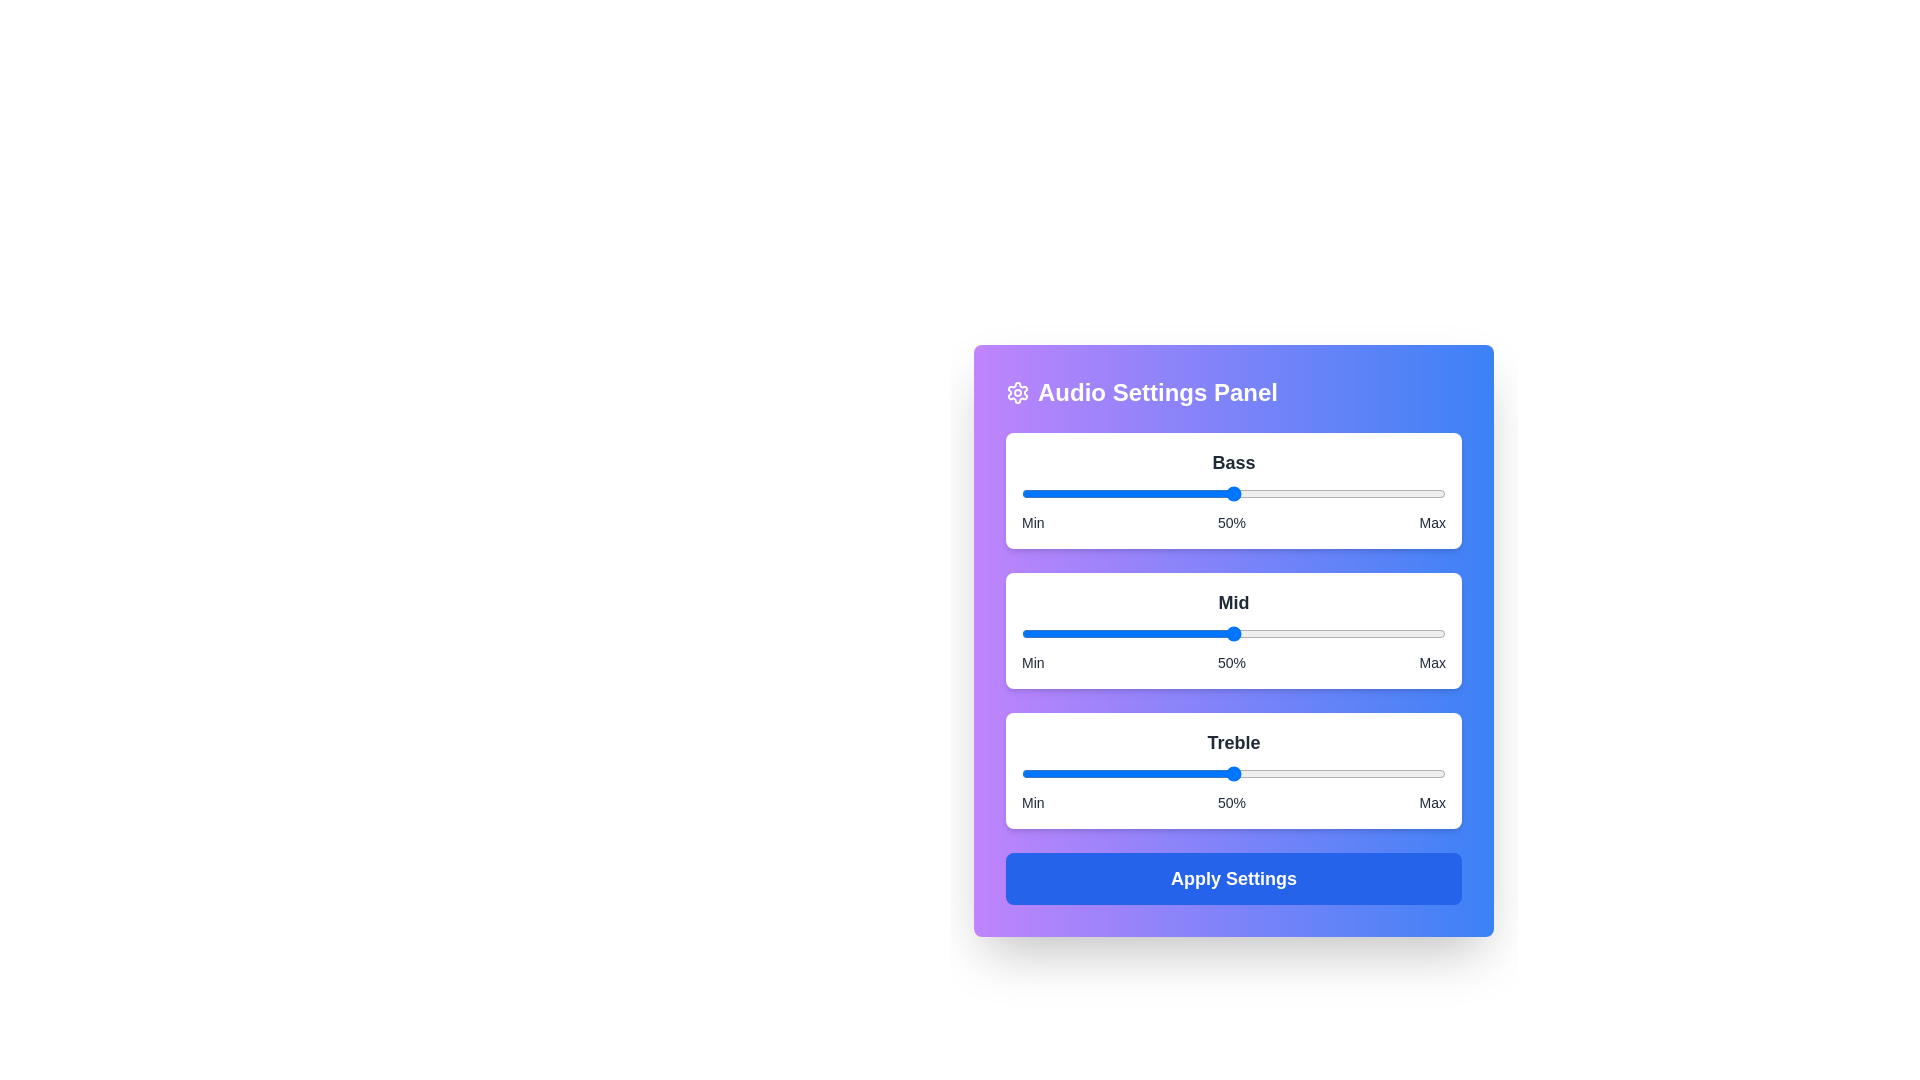  What do you see at coordinates (1411, 633) in the screenshot?
I see `slider` at bounding box center [1411, 633].